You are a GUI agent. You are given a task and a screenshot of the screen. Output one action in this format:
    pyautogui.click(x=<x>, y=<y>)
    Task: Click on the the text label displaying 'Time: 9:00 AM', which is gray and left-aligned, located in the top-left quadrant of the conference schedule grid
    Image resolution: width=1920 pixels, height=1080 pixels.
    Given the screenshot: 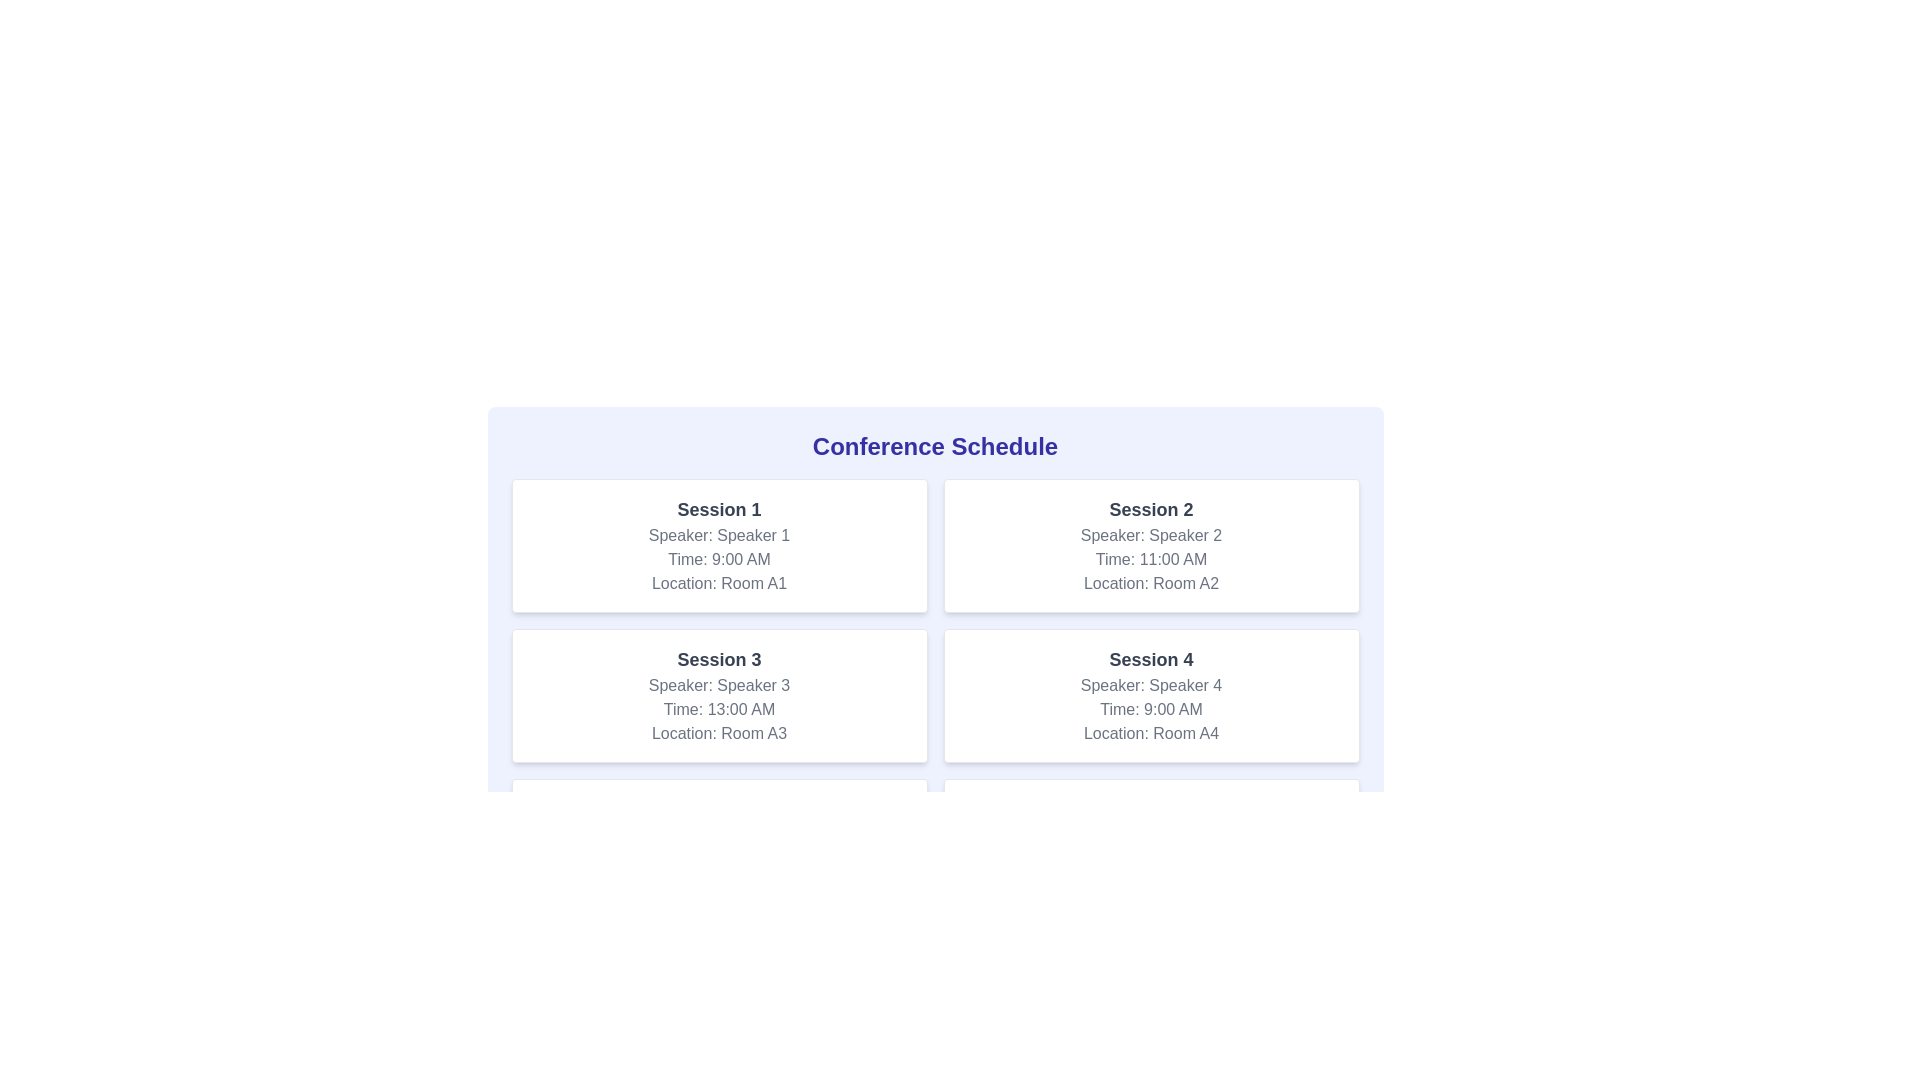 What is the action you would take?
    pyautogui.click(x=719, y=559)
    